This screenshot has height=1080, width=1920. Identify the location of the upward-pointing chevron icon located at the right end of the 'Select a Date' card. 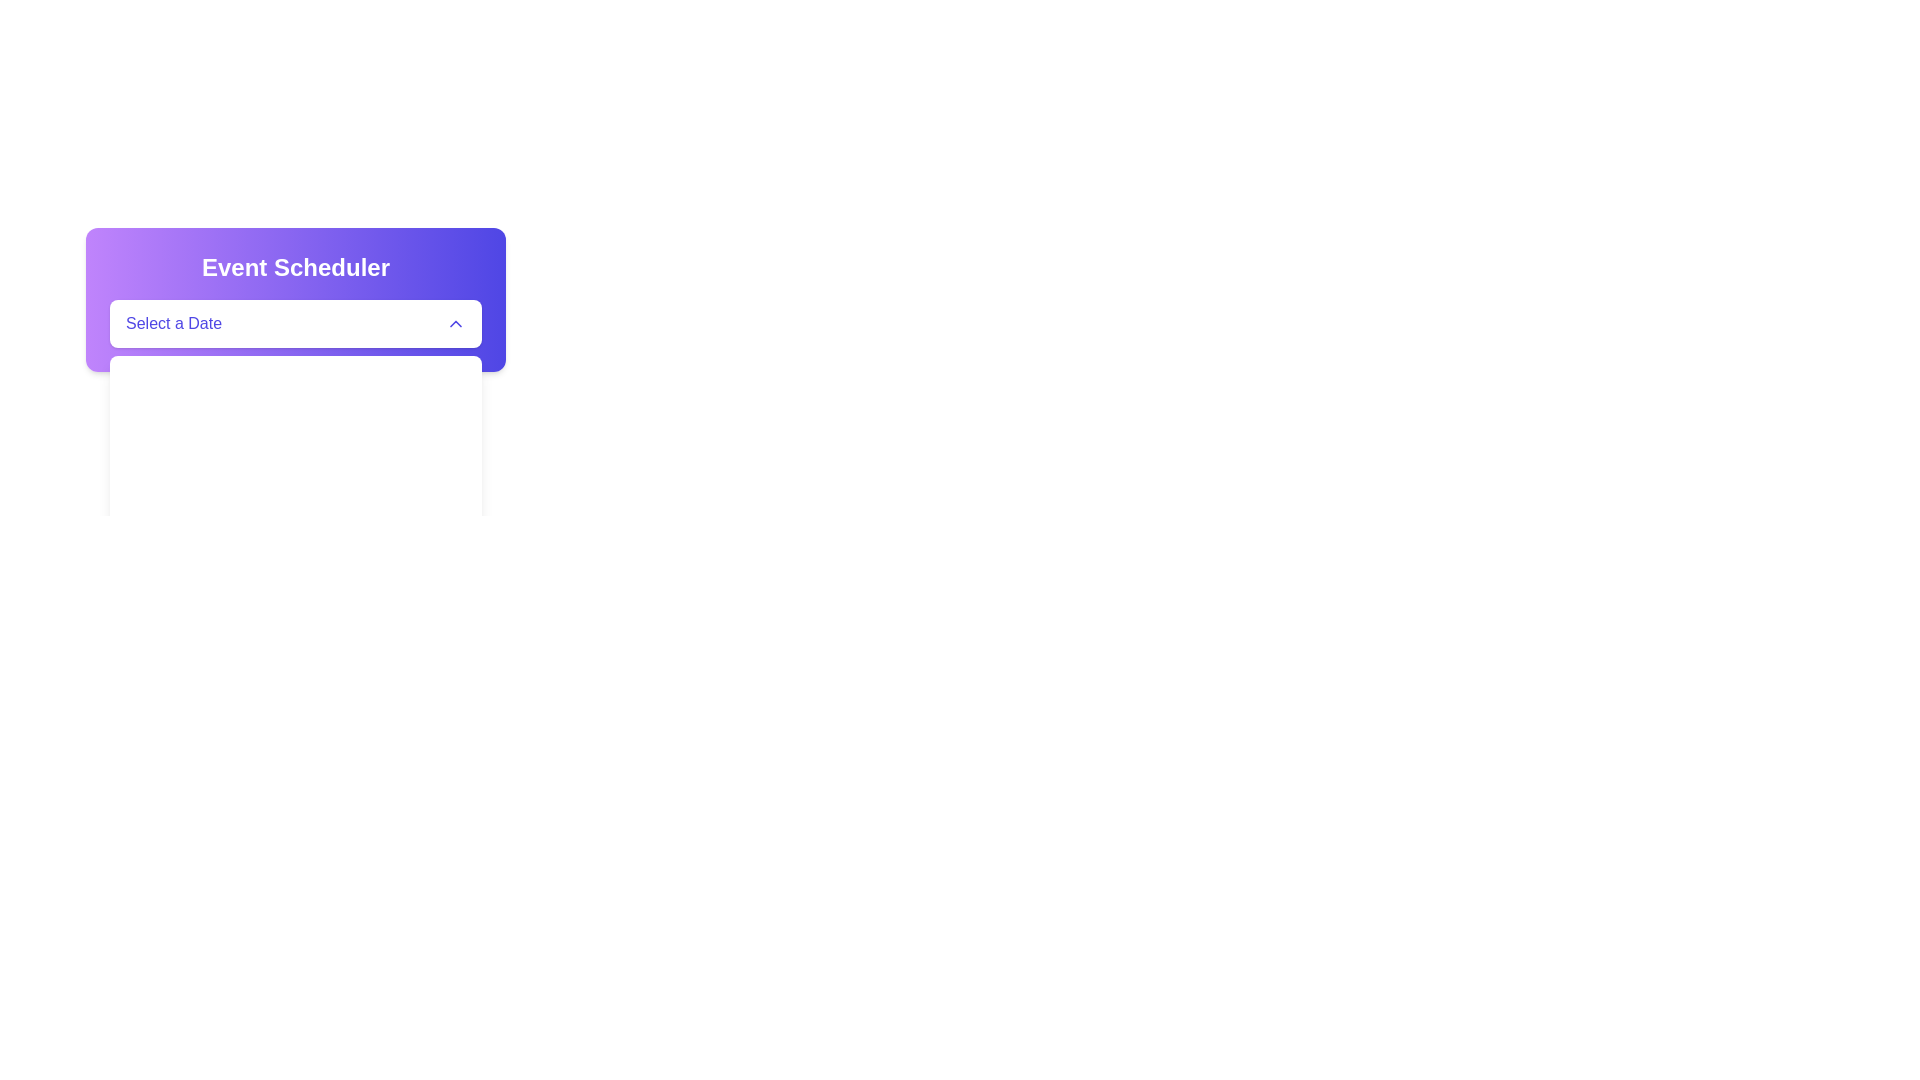
(455, 323).